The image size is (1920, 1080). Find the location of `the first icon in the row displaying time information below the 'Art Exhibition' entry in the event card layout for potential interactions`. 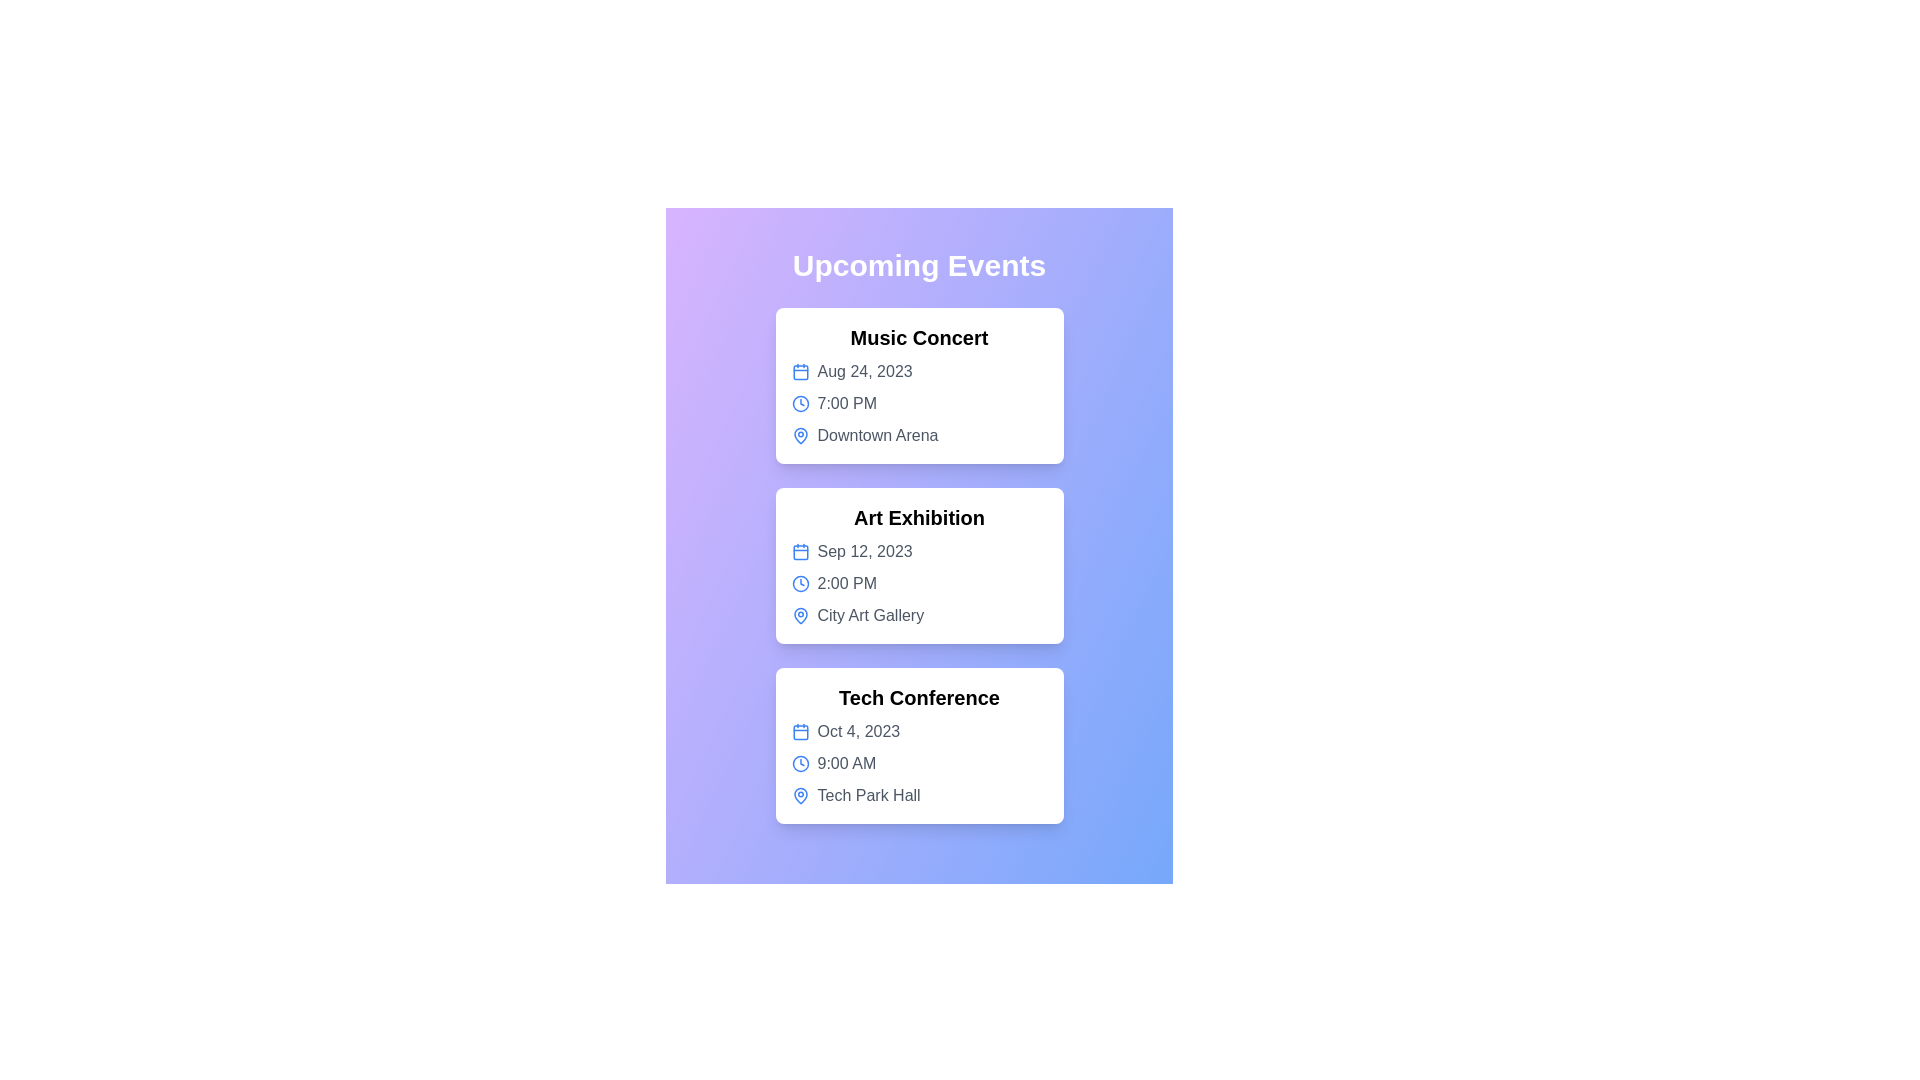

the first icon in the row displaying time information below the 'Art Exhibition' entry in the event card layout for potential interactions is located at coordinates (800, 583).